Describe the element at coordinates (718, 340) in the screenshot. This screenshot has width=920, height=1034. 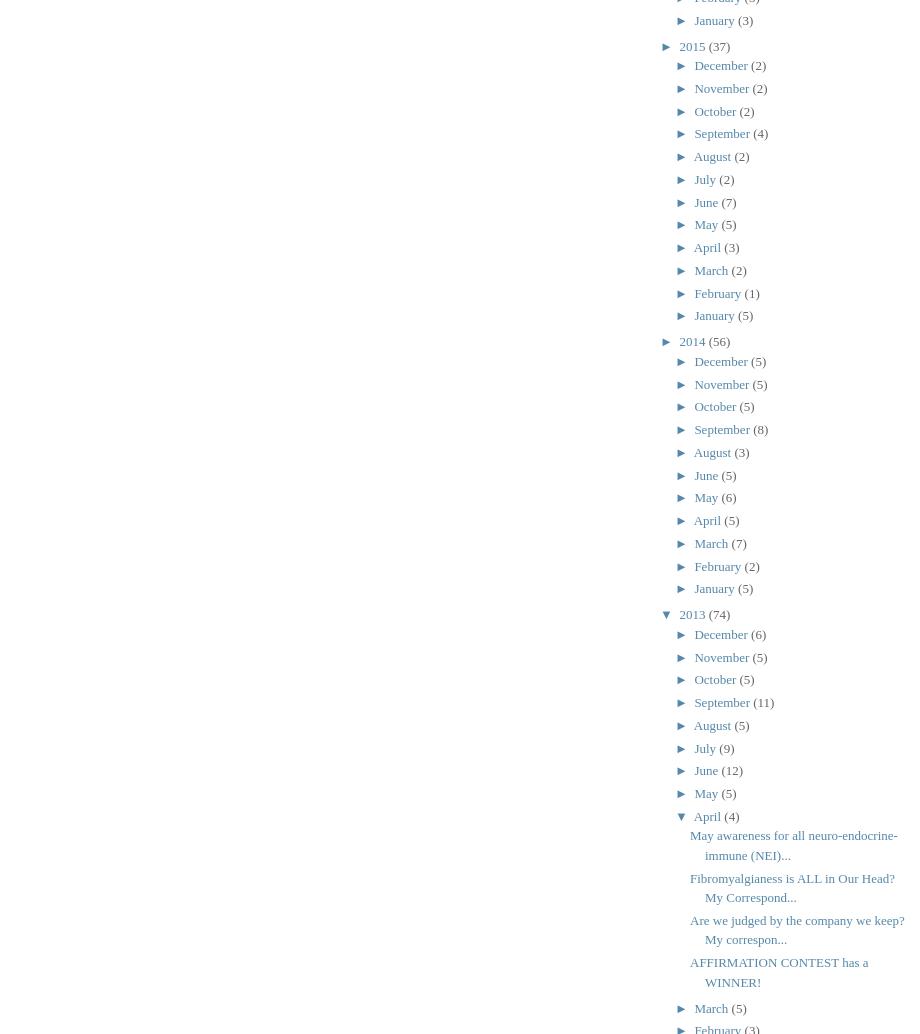
I see `'(56)'` at that location.